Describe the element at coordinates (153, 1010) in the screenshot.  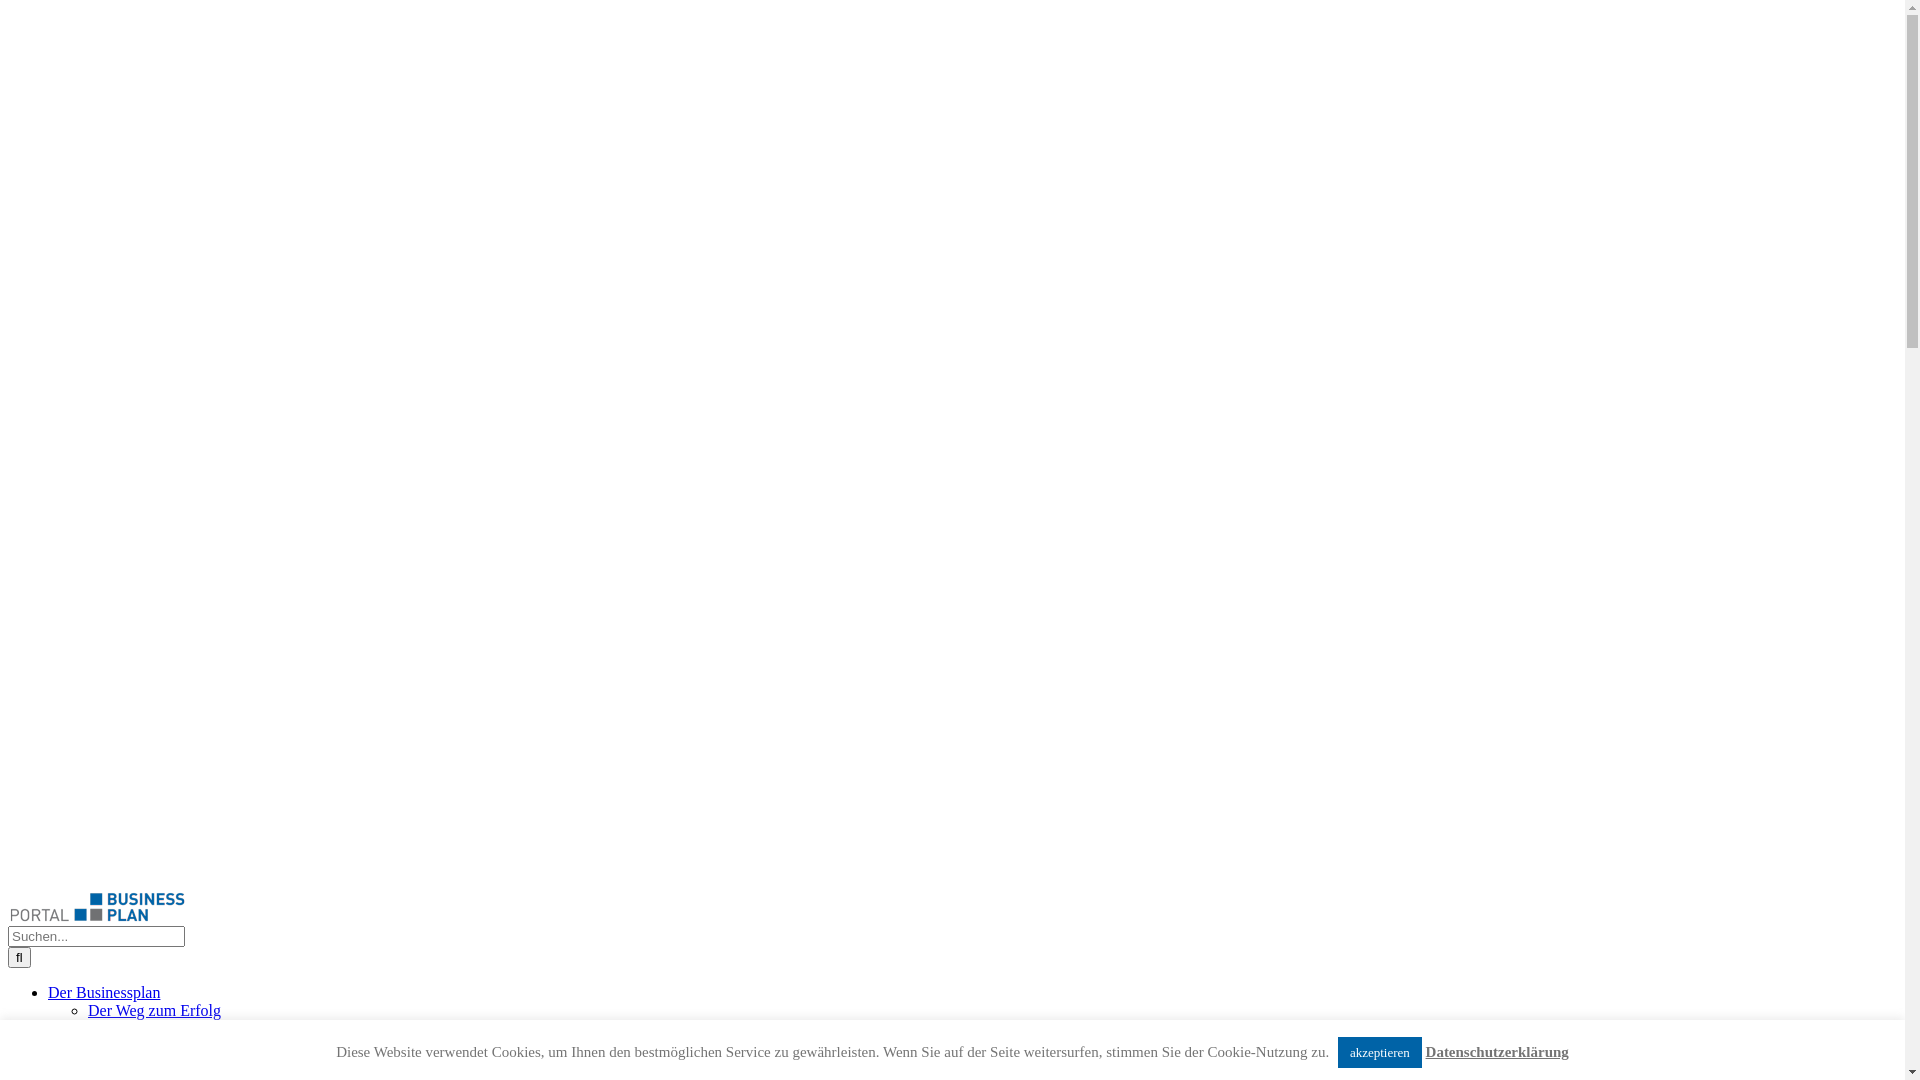
I see `'Der Weg zum Erfolg'` at that location.